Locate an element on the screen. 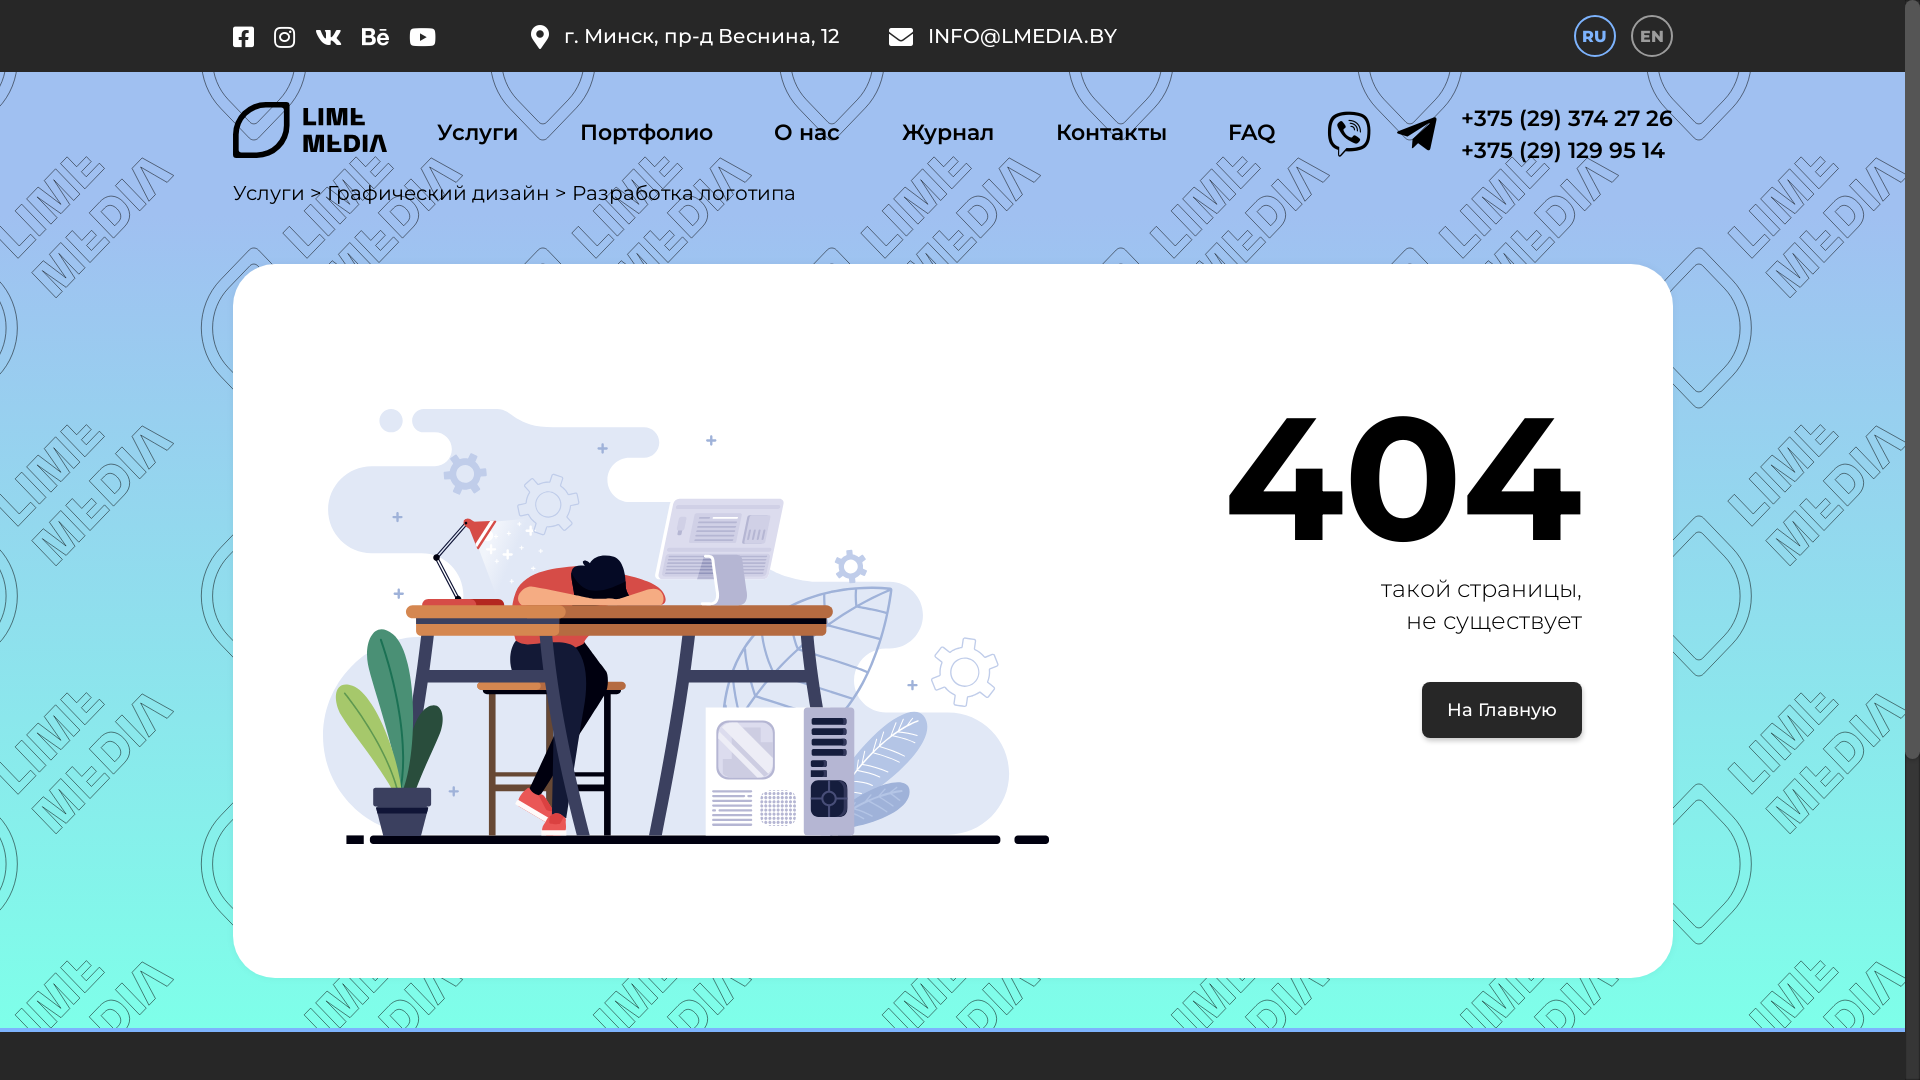 The width and height of the screenshot is (1920, 1080). 'RU' is located at coordinates (1593, 35).